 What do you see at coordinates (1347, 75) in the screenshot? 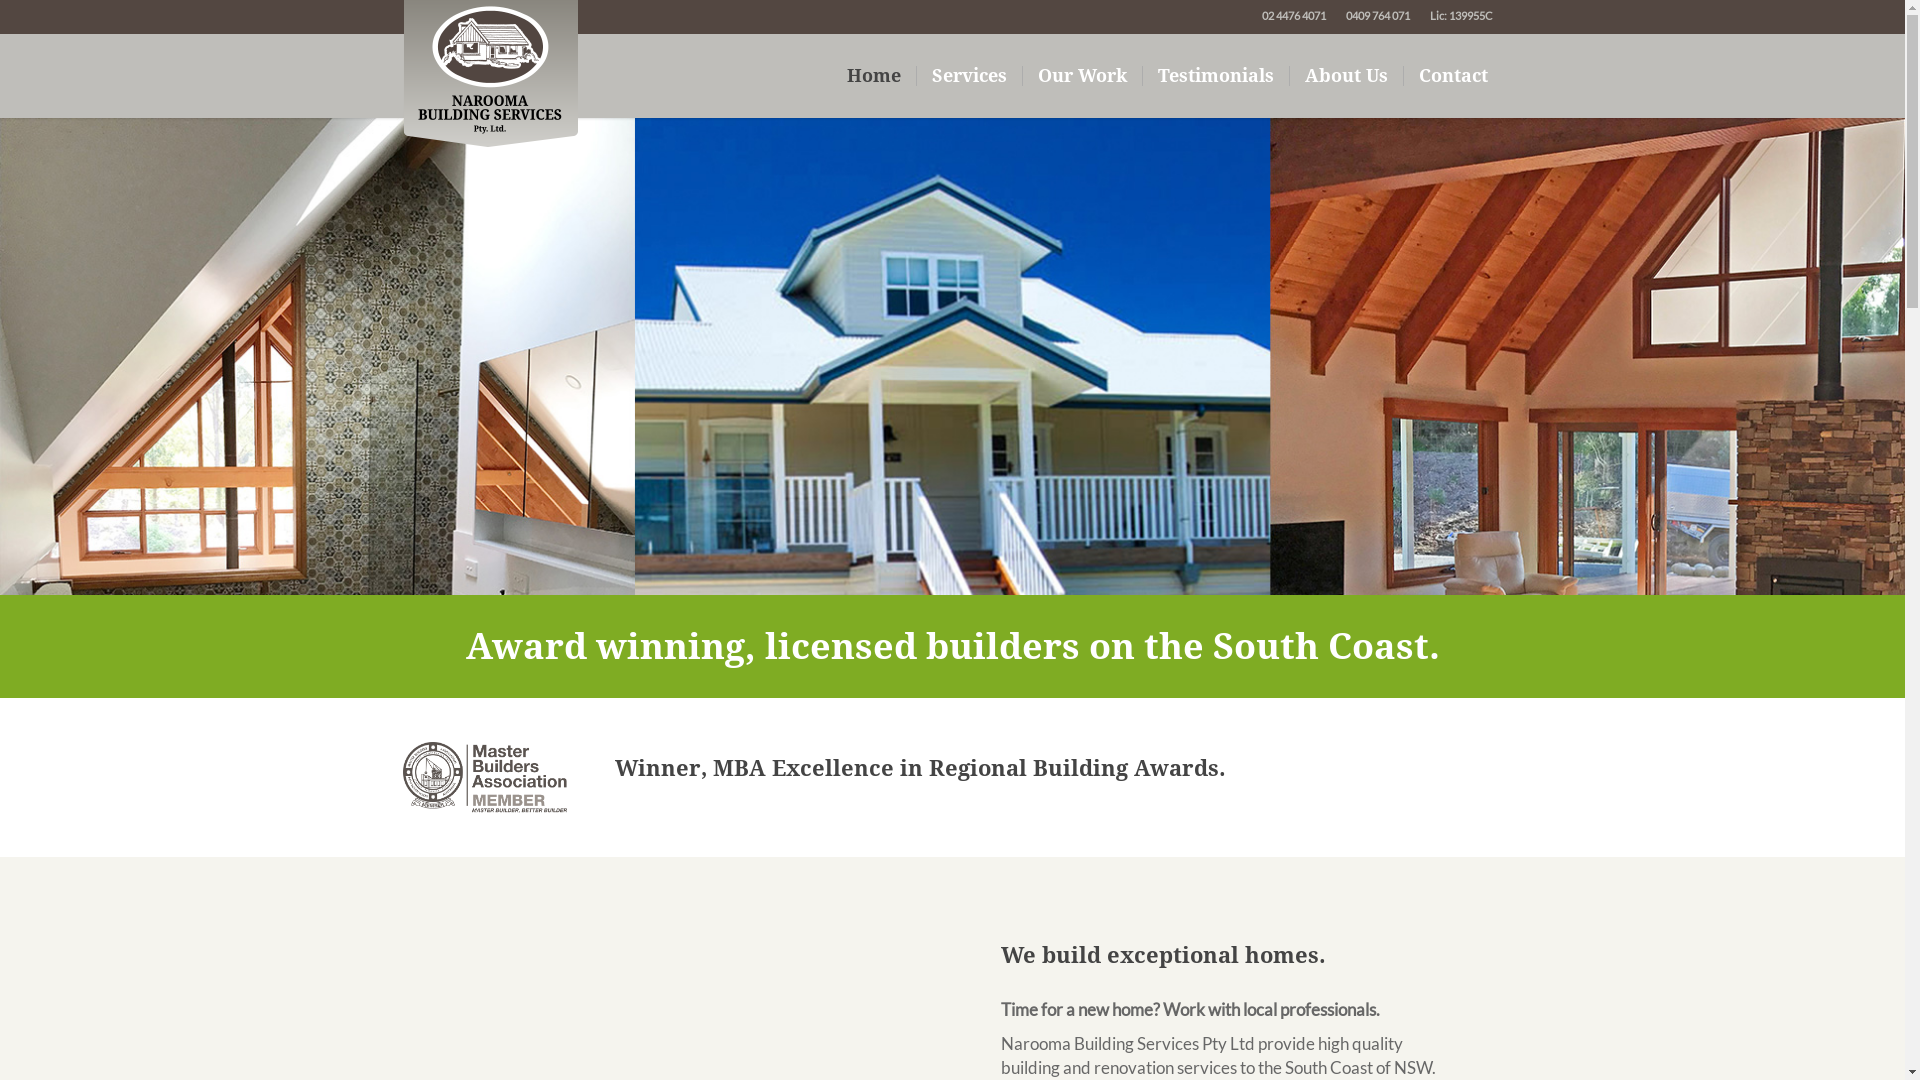
I see `'About Us'` at bounding box center [1347, 75].